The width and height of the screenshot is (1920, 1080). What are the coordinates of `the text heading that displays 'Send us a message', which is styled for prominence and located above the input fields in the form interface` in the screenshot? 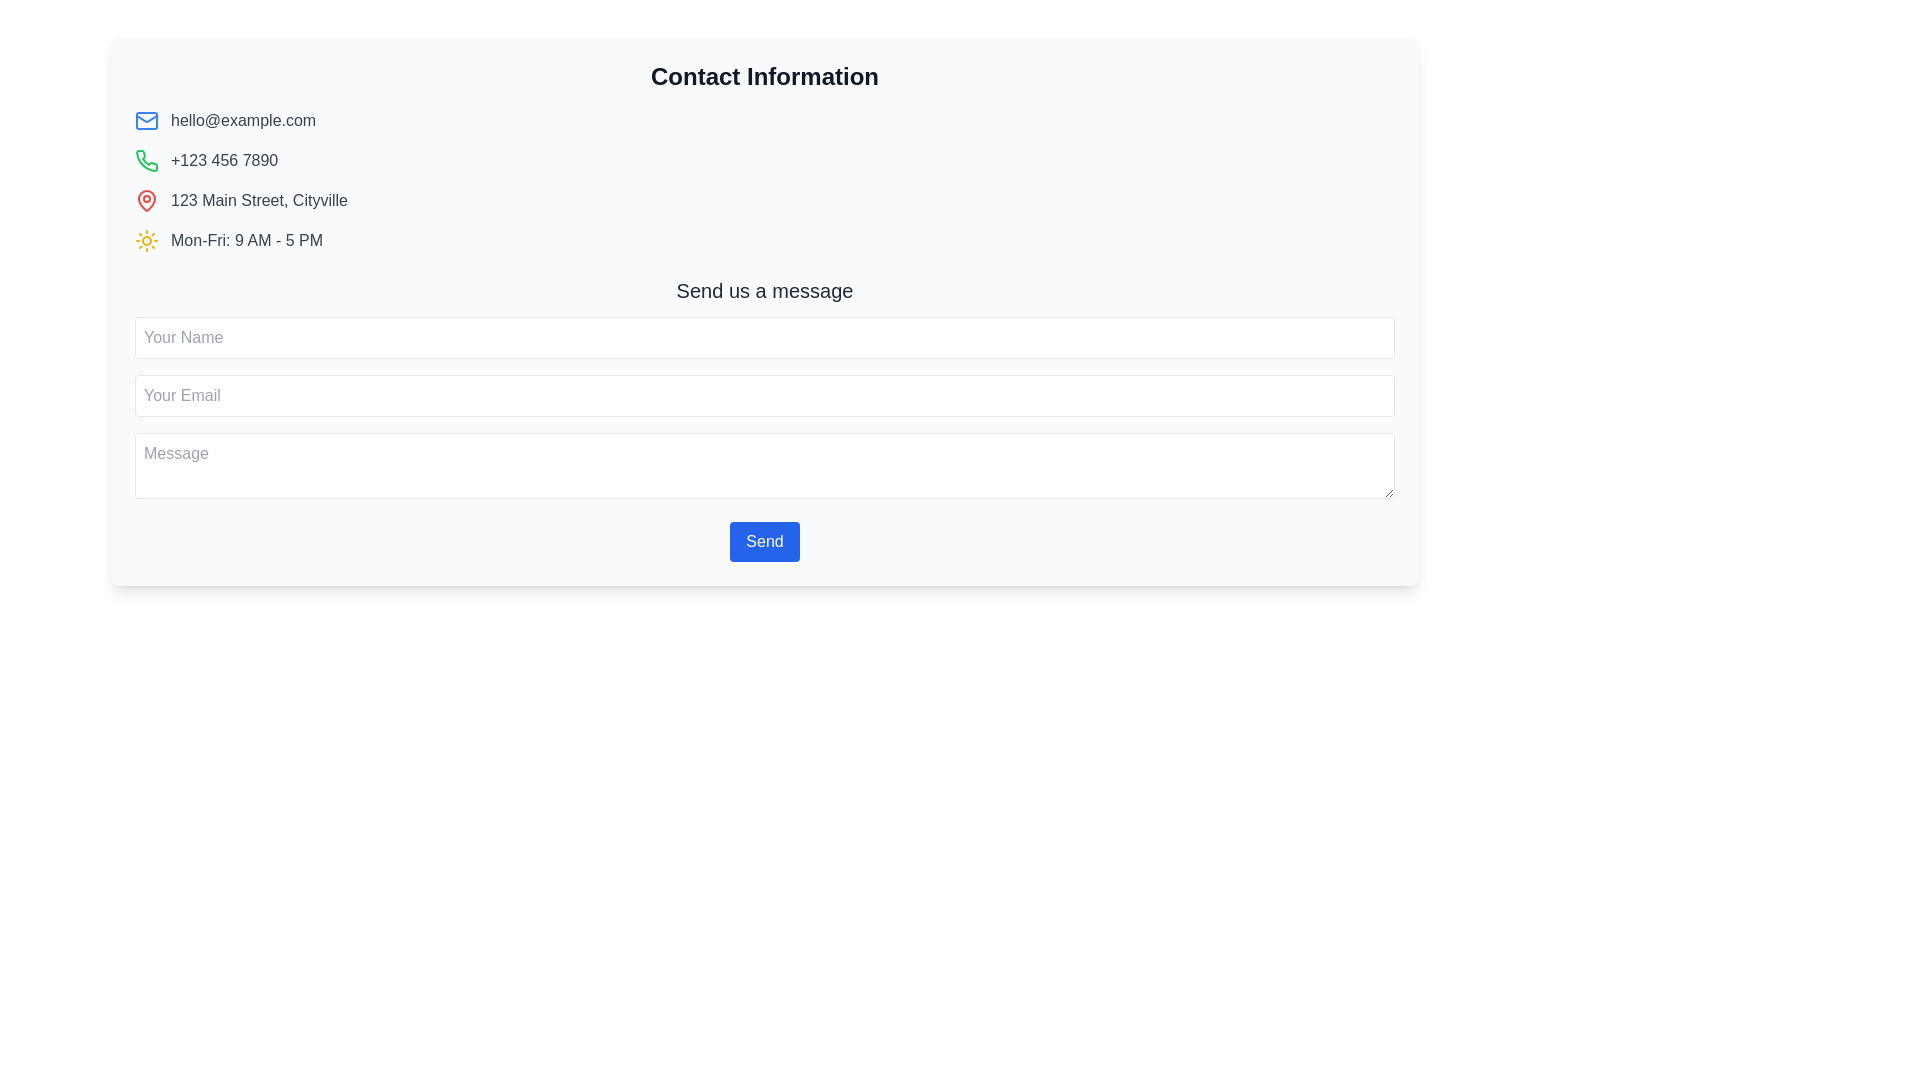 It's located at (763, 290).